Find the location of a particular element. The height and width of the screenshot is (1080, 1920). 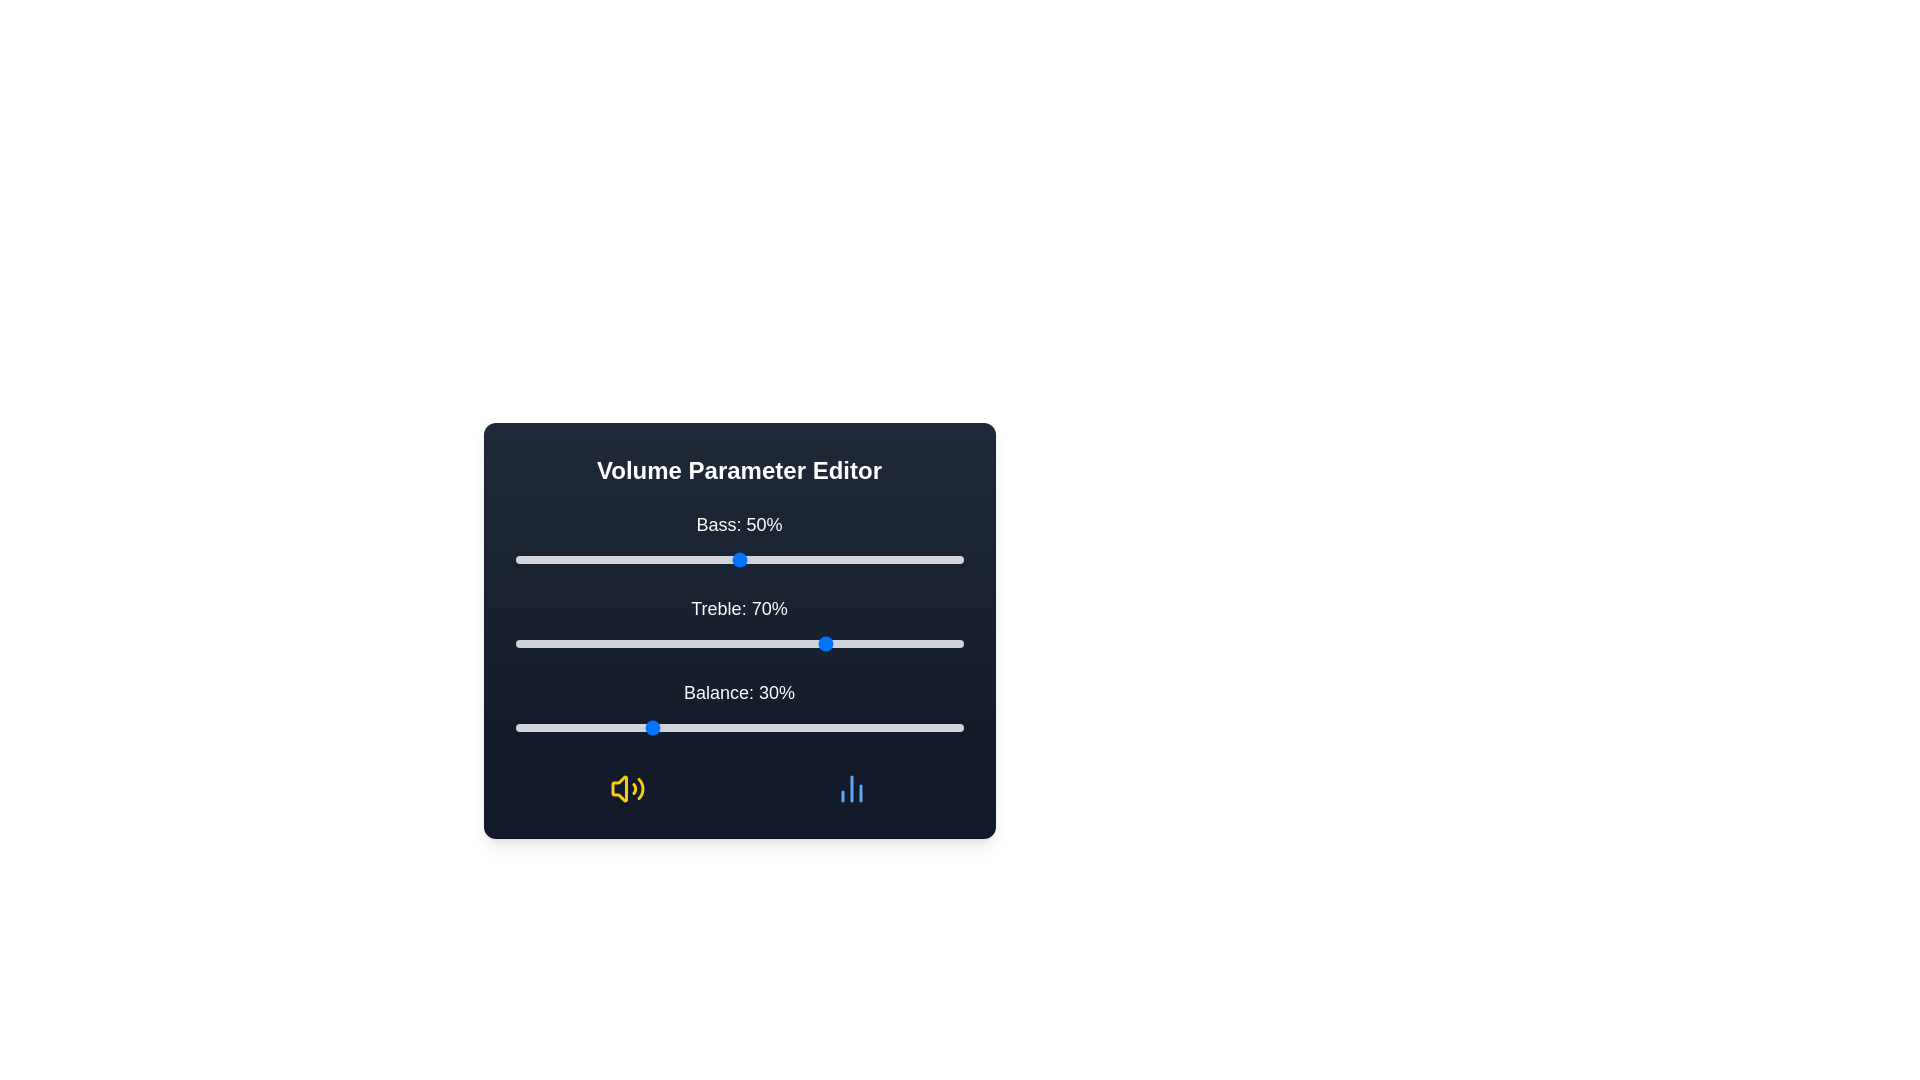

the 0 slider to a value of 16% is located at coordinates (586, 559).